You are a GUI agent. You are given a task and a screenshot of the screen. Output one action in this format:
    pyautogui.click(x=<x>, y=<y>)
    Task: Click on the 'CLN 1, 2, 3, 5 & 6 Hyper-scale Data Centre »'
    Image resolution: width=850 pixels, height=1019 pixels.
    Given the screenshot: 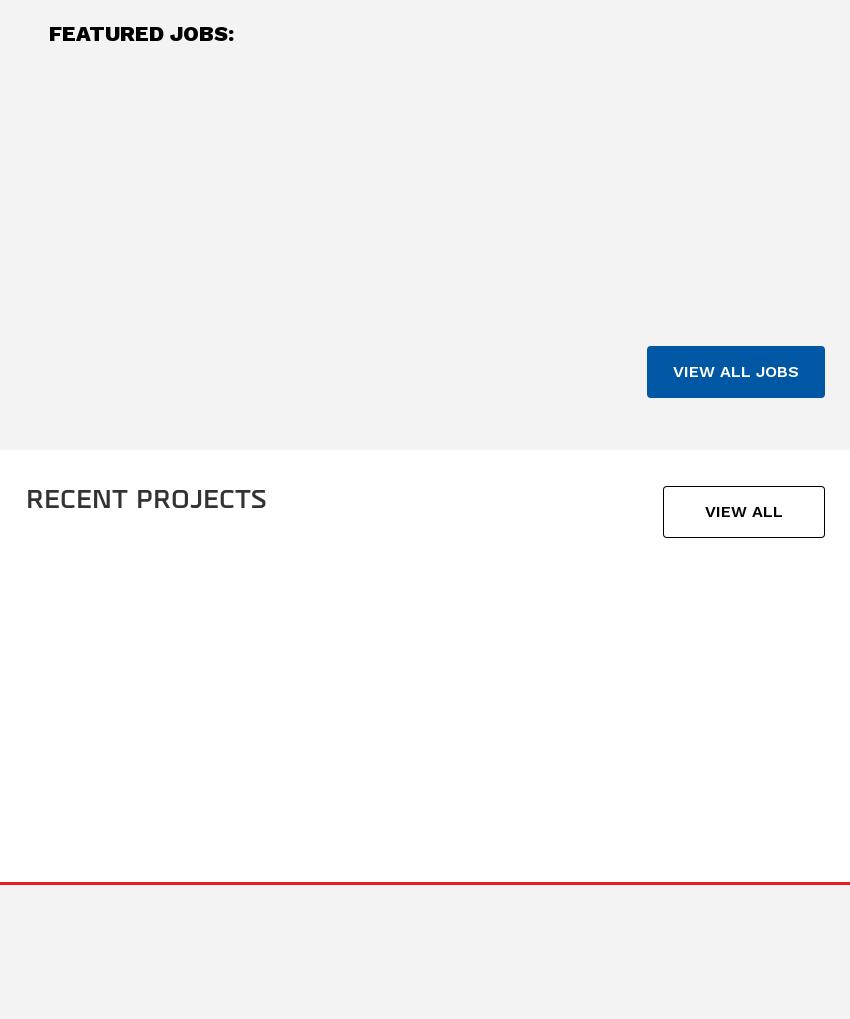 What is the action you would take?
    pyautogui.click(x=114, y=732)
    